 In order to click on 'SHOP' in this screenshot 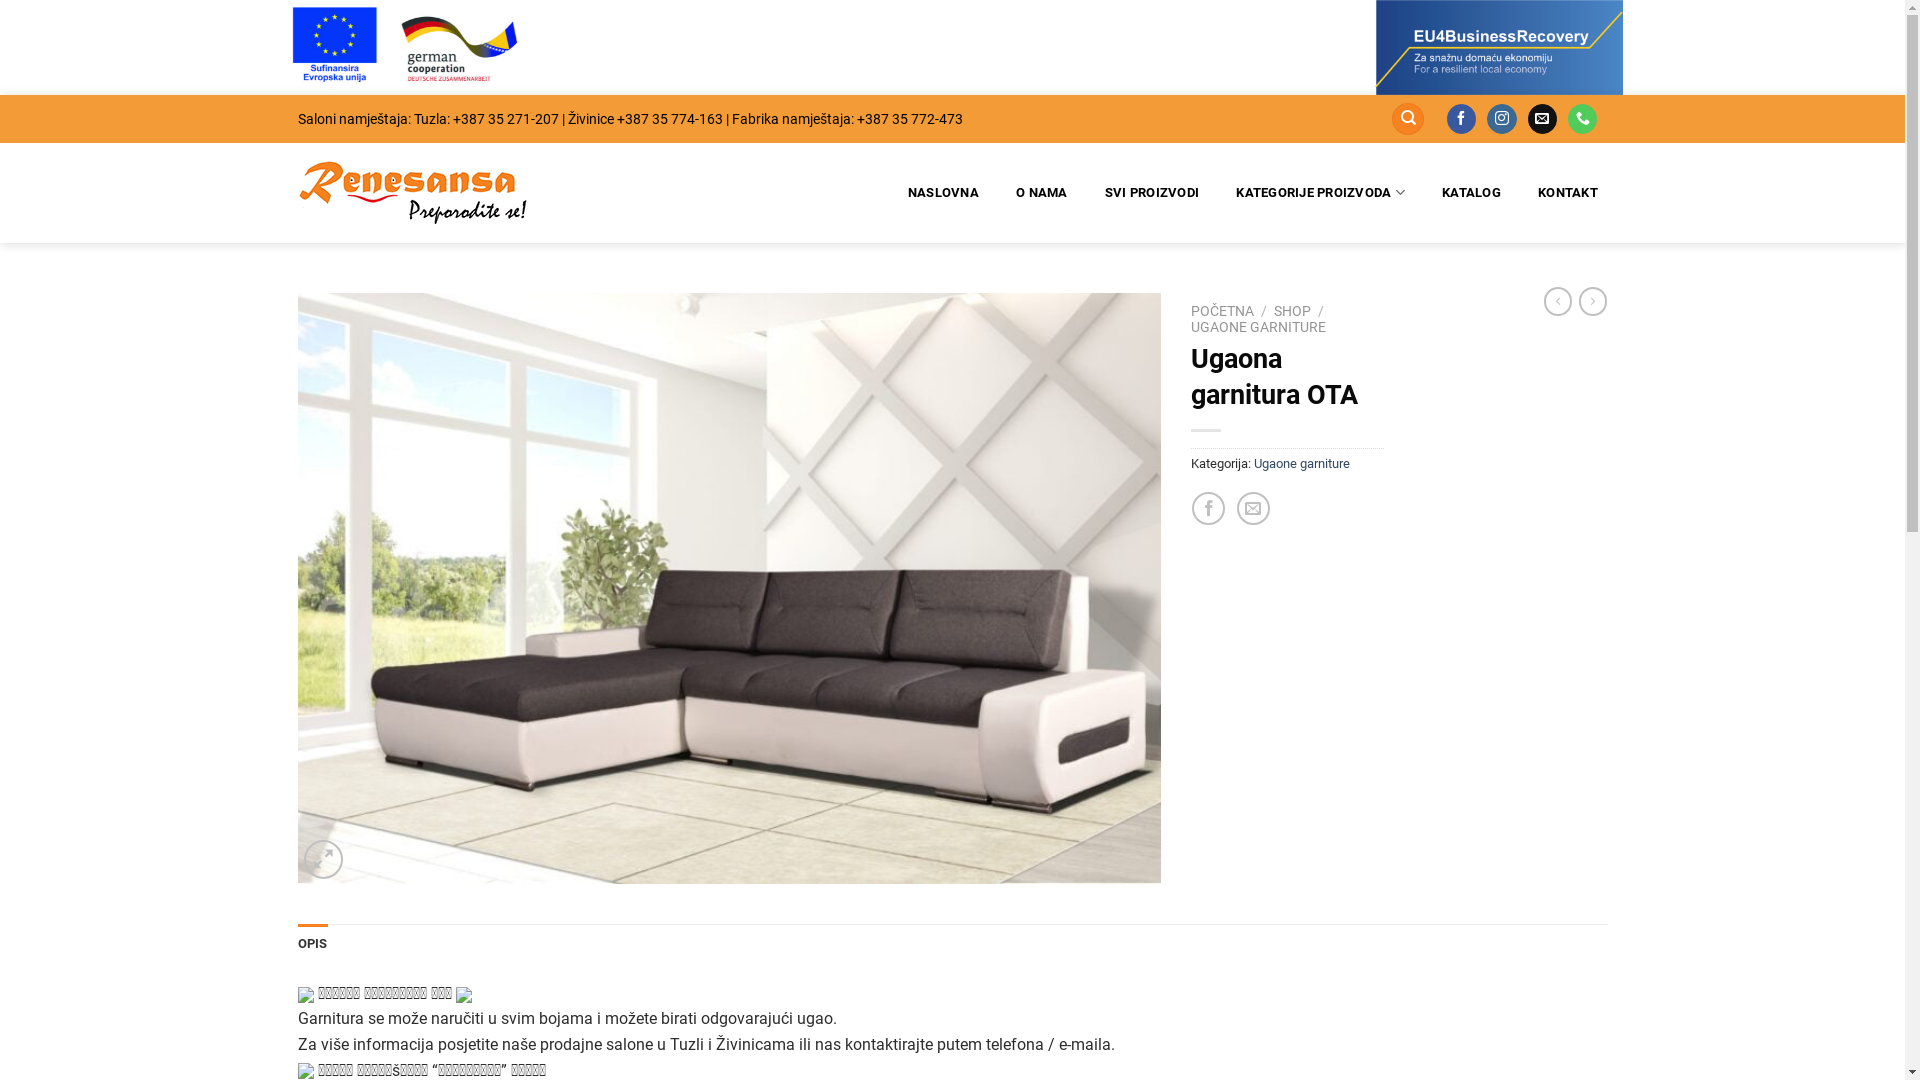, I will do `click(1292, 311)`.